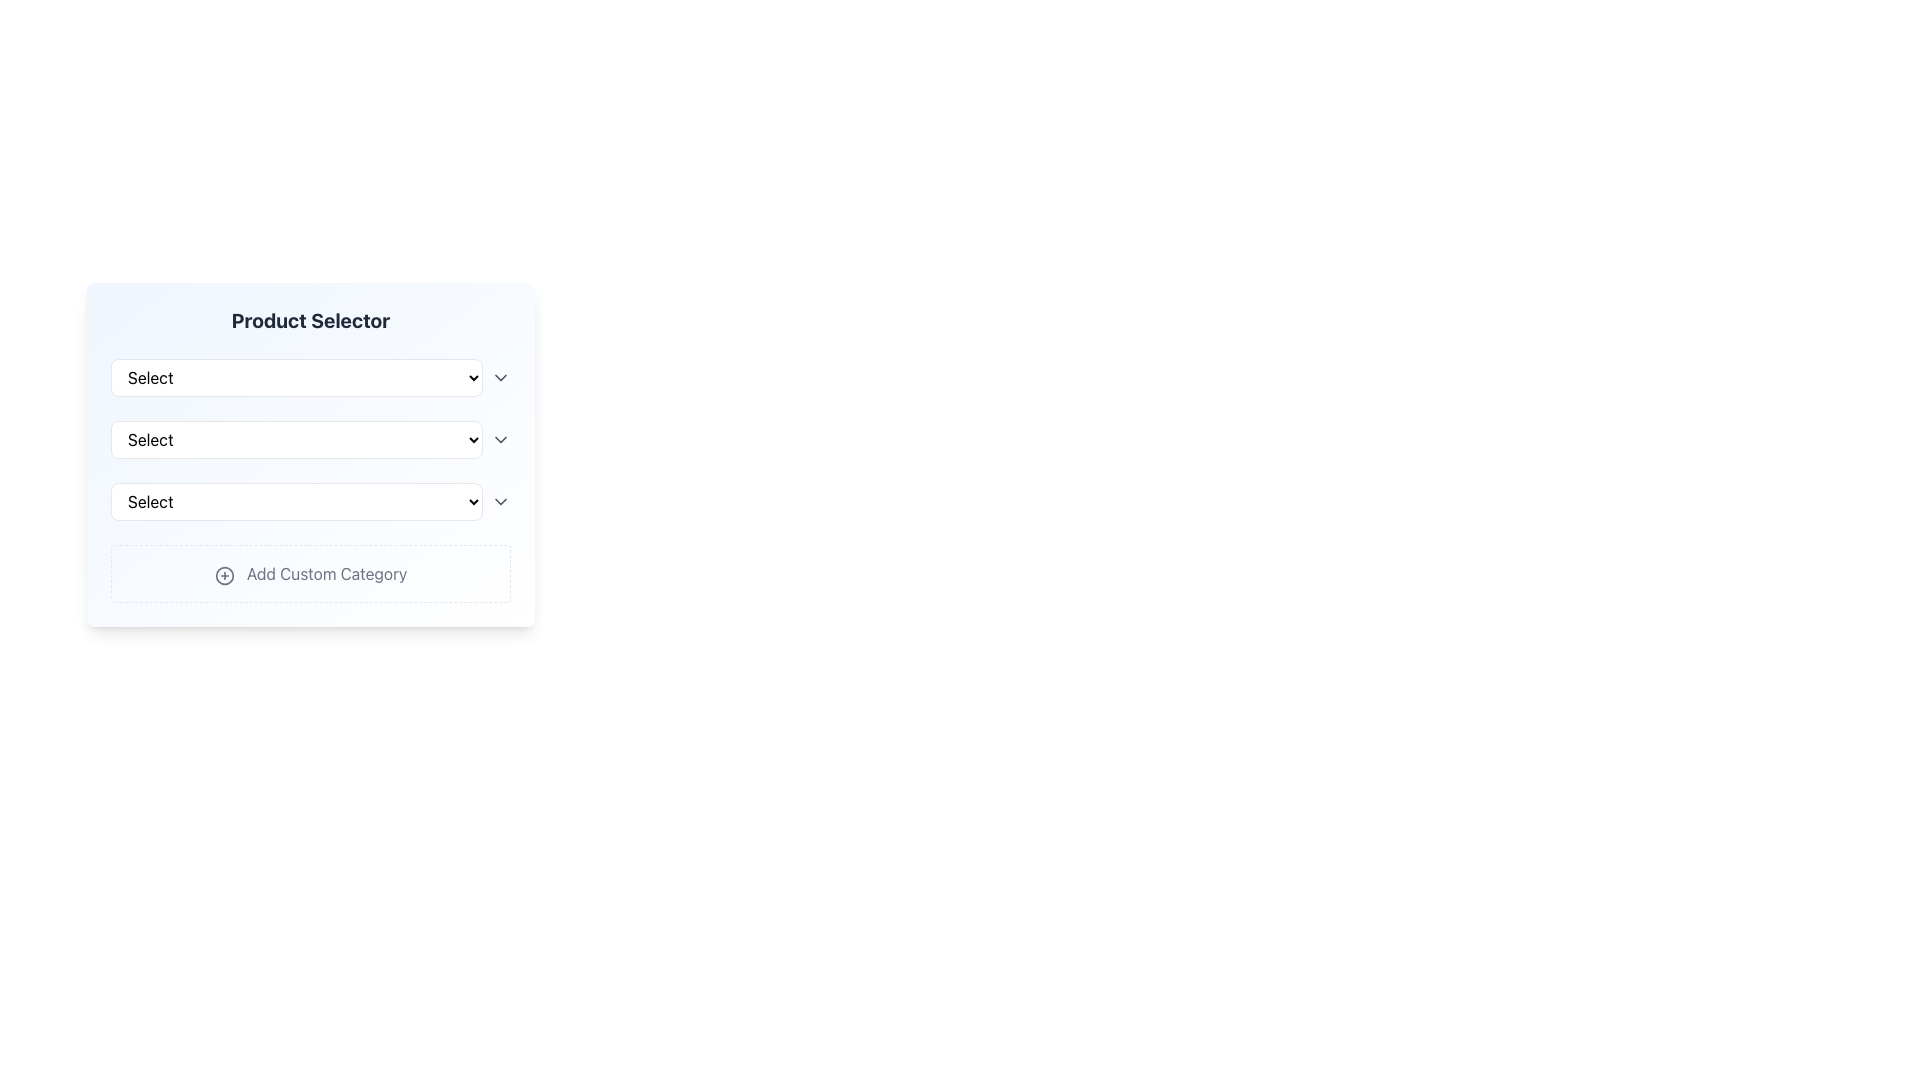  Describe the element at coordinates (296, 378) in the screenshot. I see `the first dropdown menu` at that location.